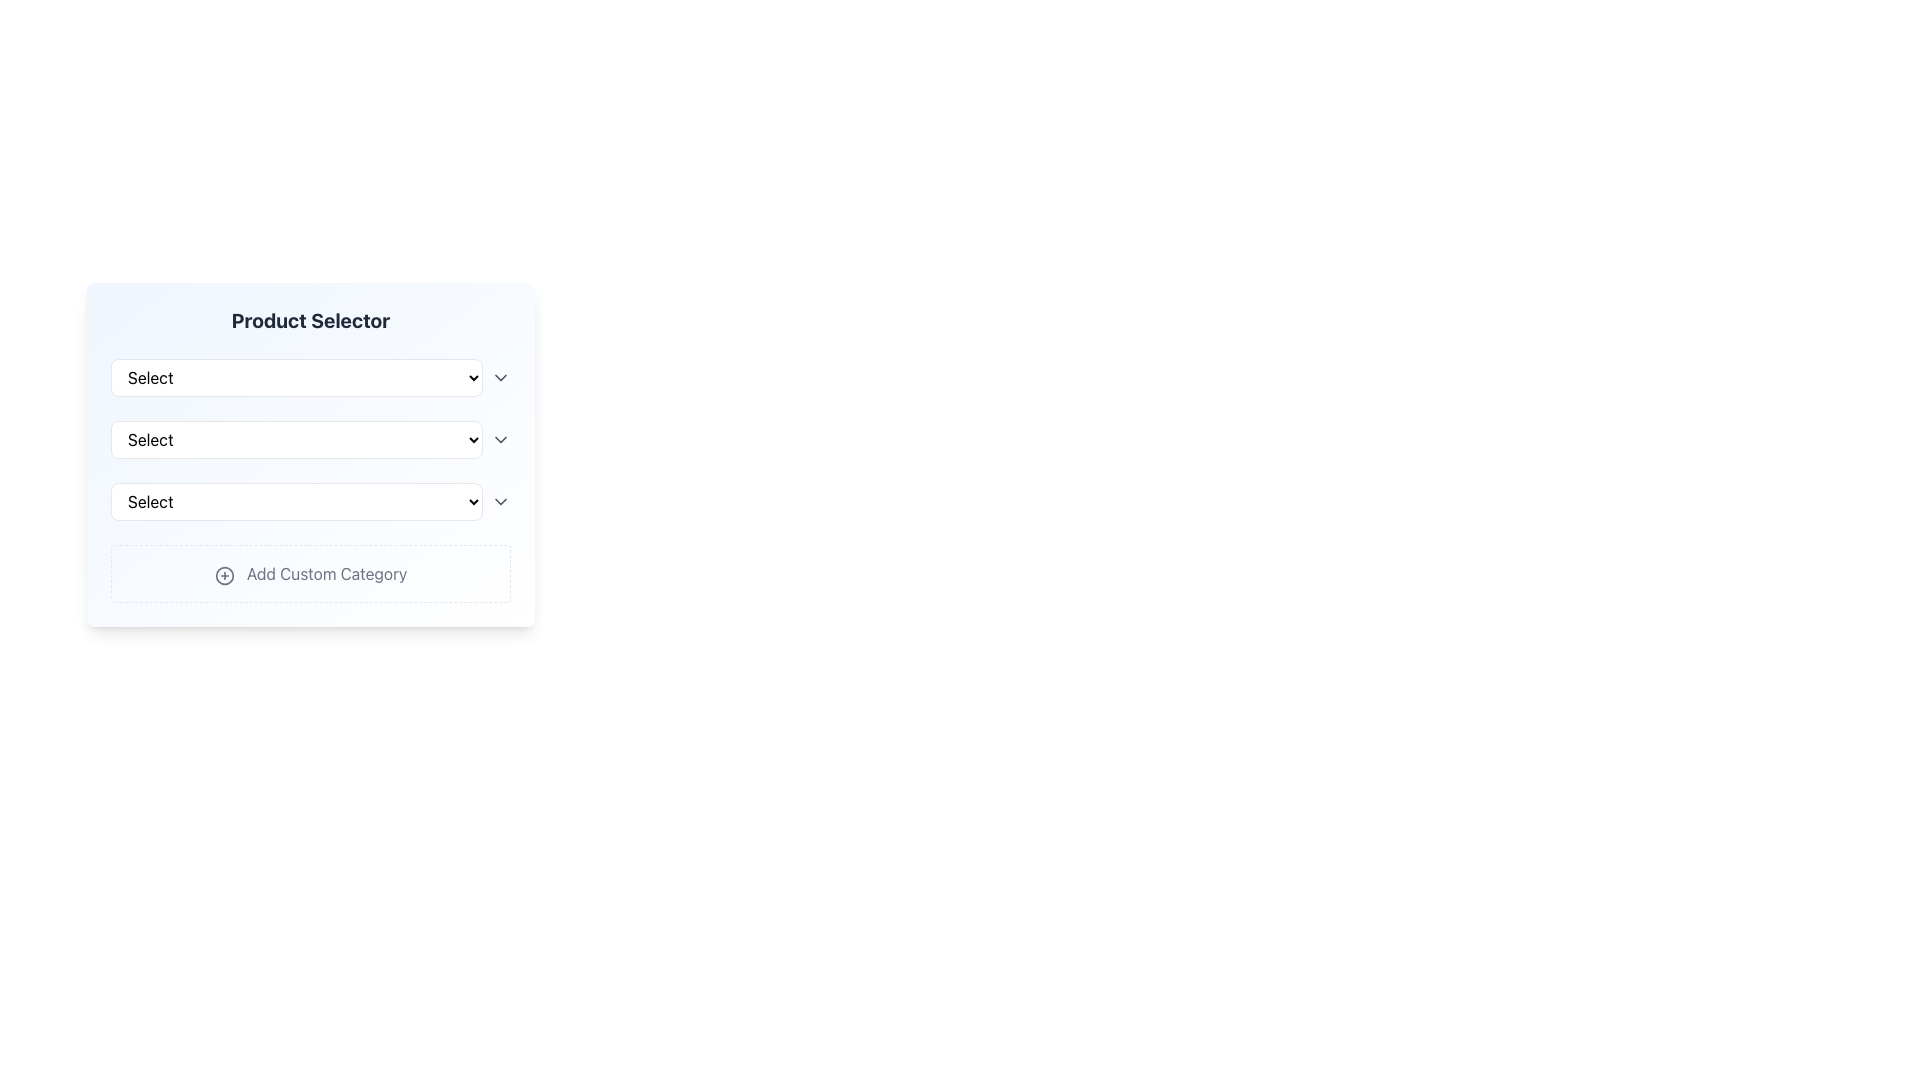  Describe the element at coordinates (296, 378) in the screenshot. I see `the first dropdown menu` at that location.